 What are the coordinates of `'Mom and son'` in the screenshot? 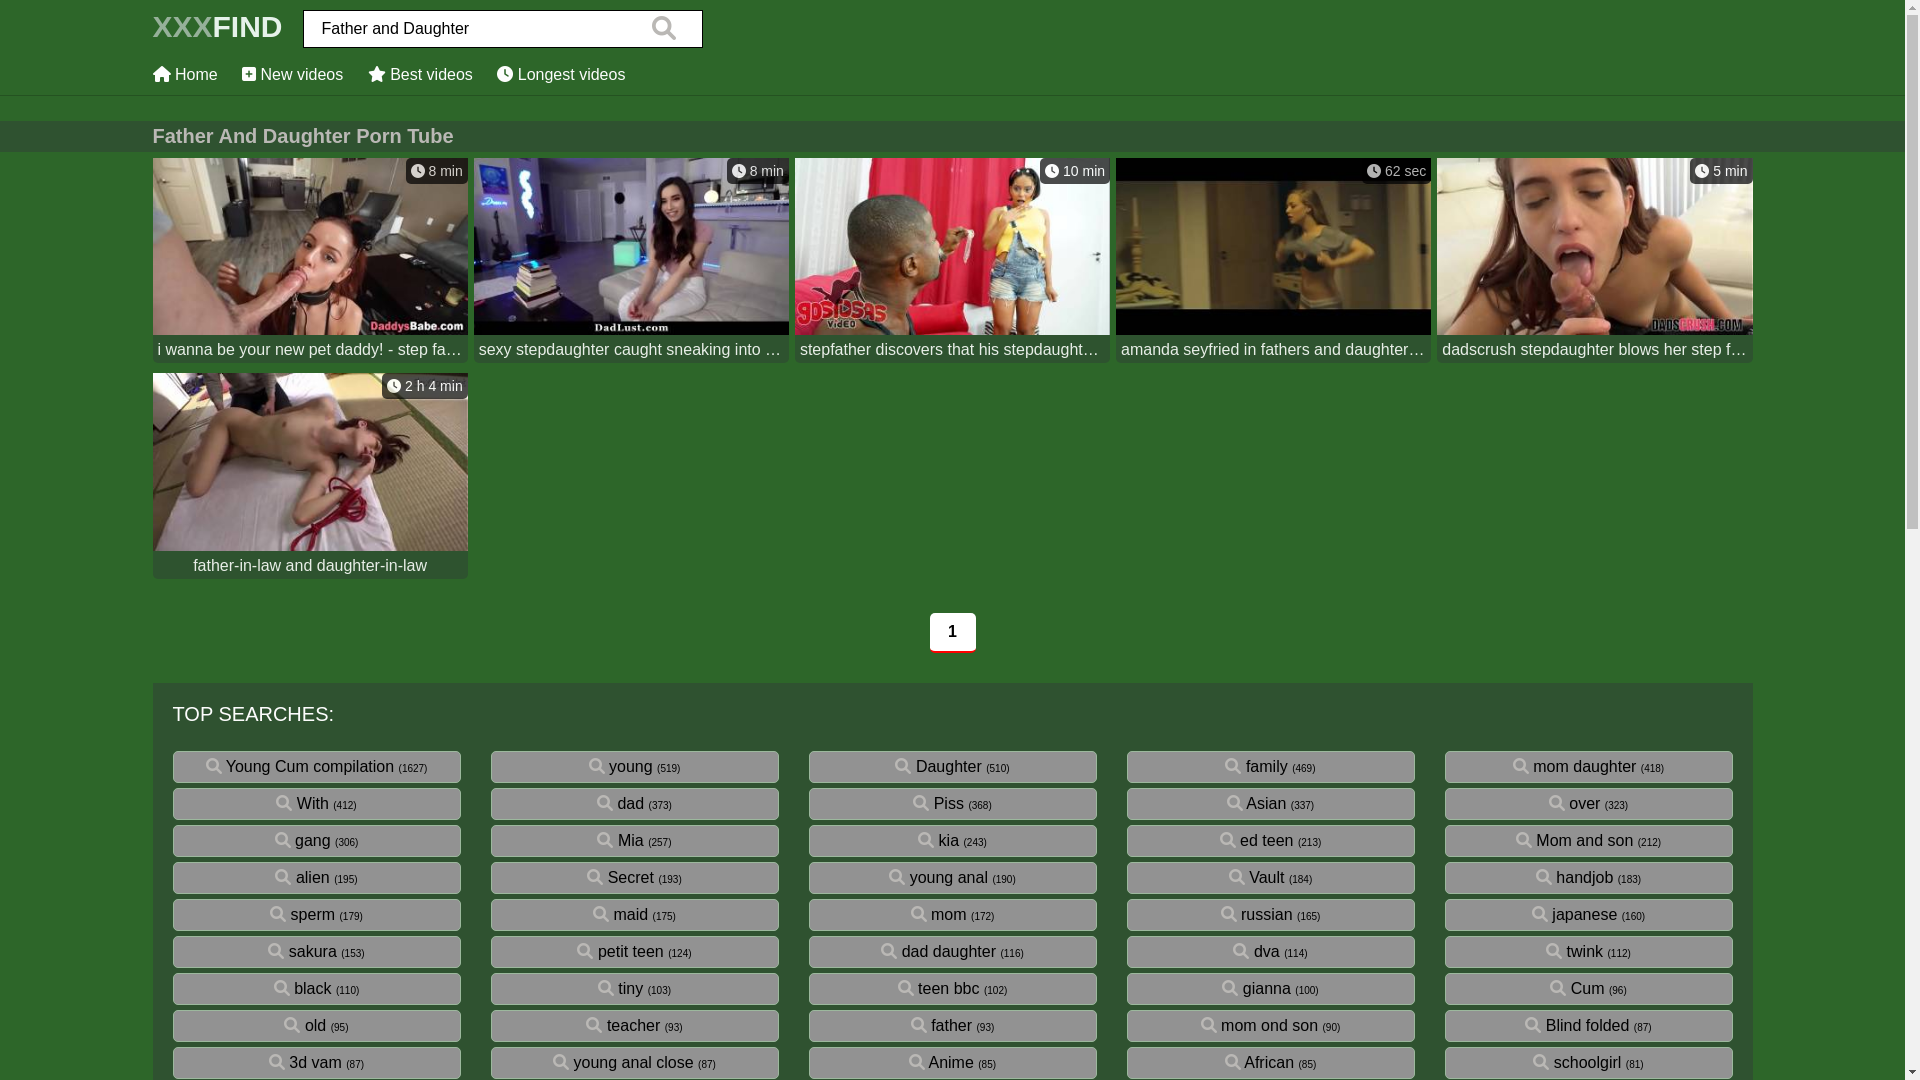 It's located at (1516, 840).